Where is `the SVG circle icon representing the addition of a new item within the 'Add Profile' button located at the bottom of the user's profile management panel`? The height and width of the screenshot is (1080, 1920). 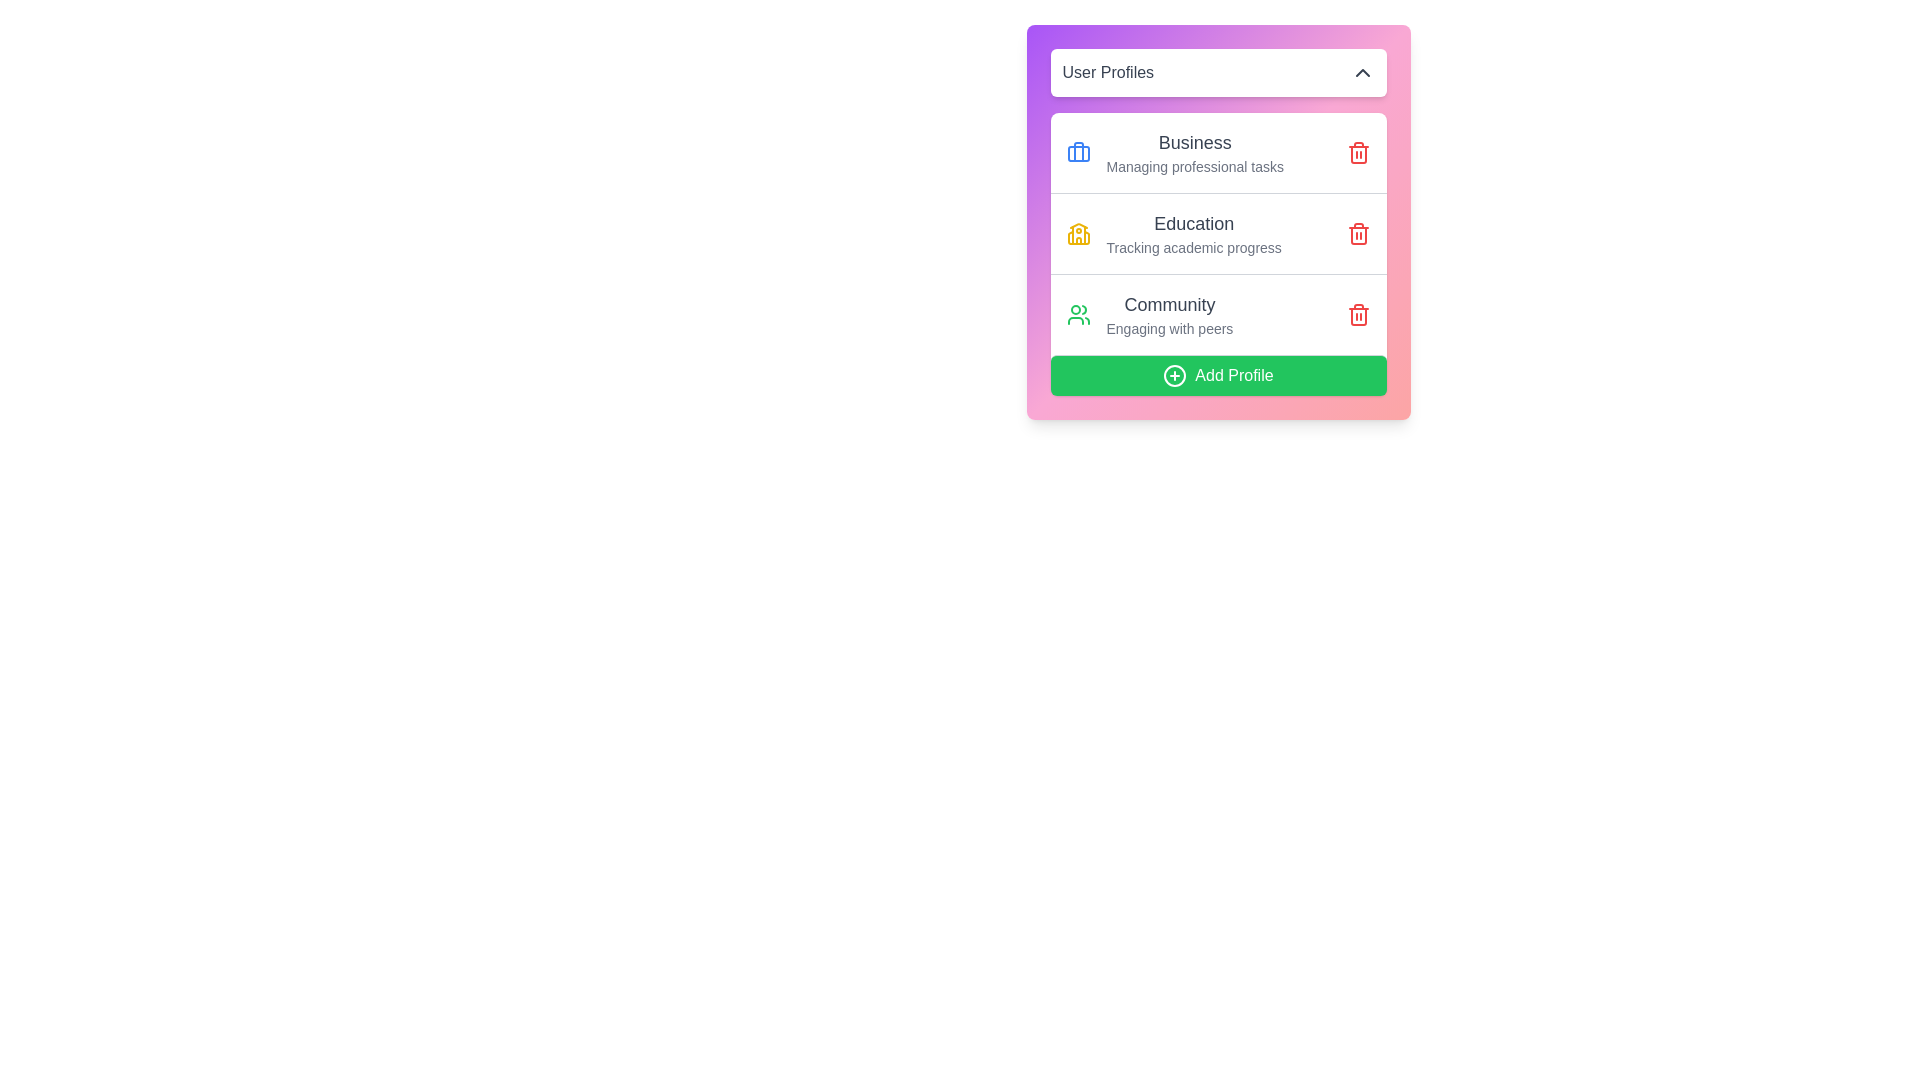 the SVG circle icon representing the addition of a new item within the 'Add Profile' button located at the bottom of the user's profile management panel is located at coordinates (1175, 375).